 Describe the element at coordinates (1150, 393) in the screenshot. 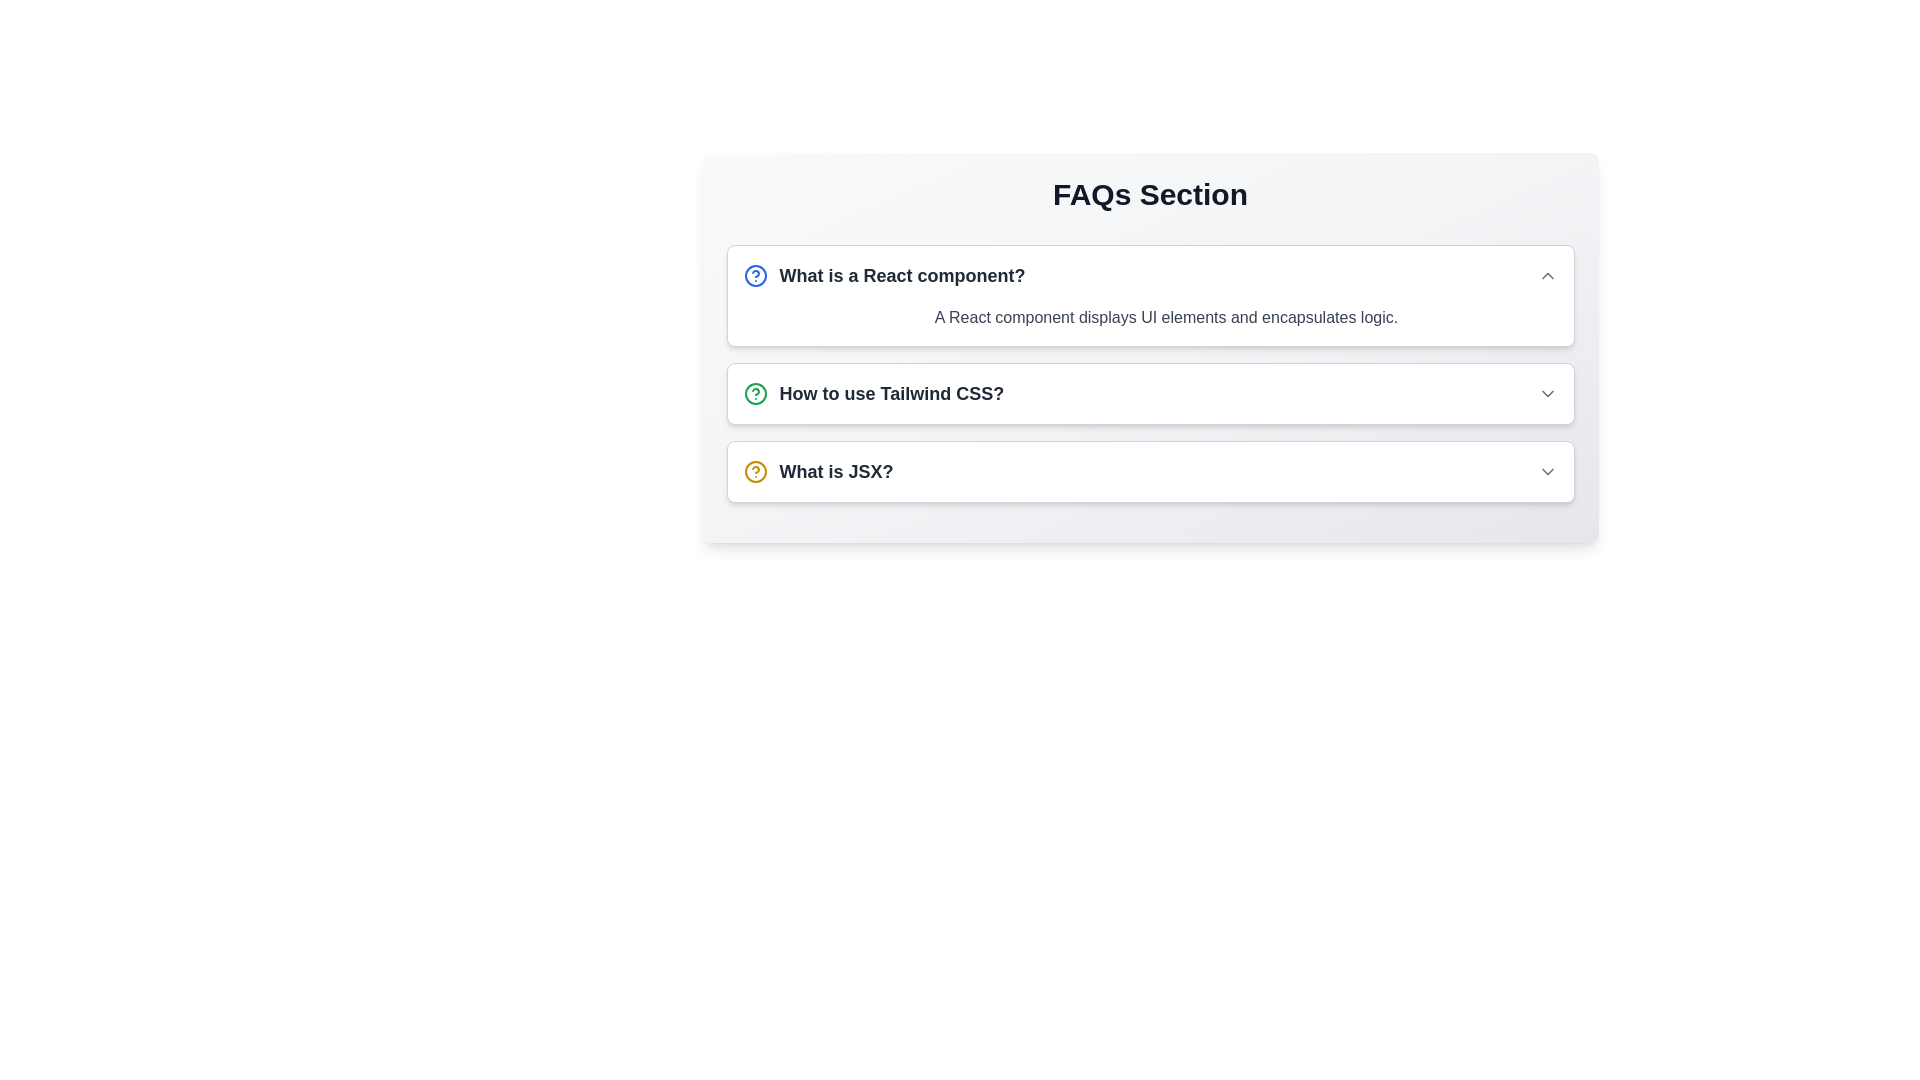

I see `the second collapsible FAQ item located in the middle of the FAQs section` at that location.